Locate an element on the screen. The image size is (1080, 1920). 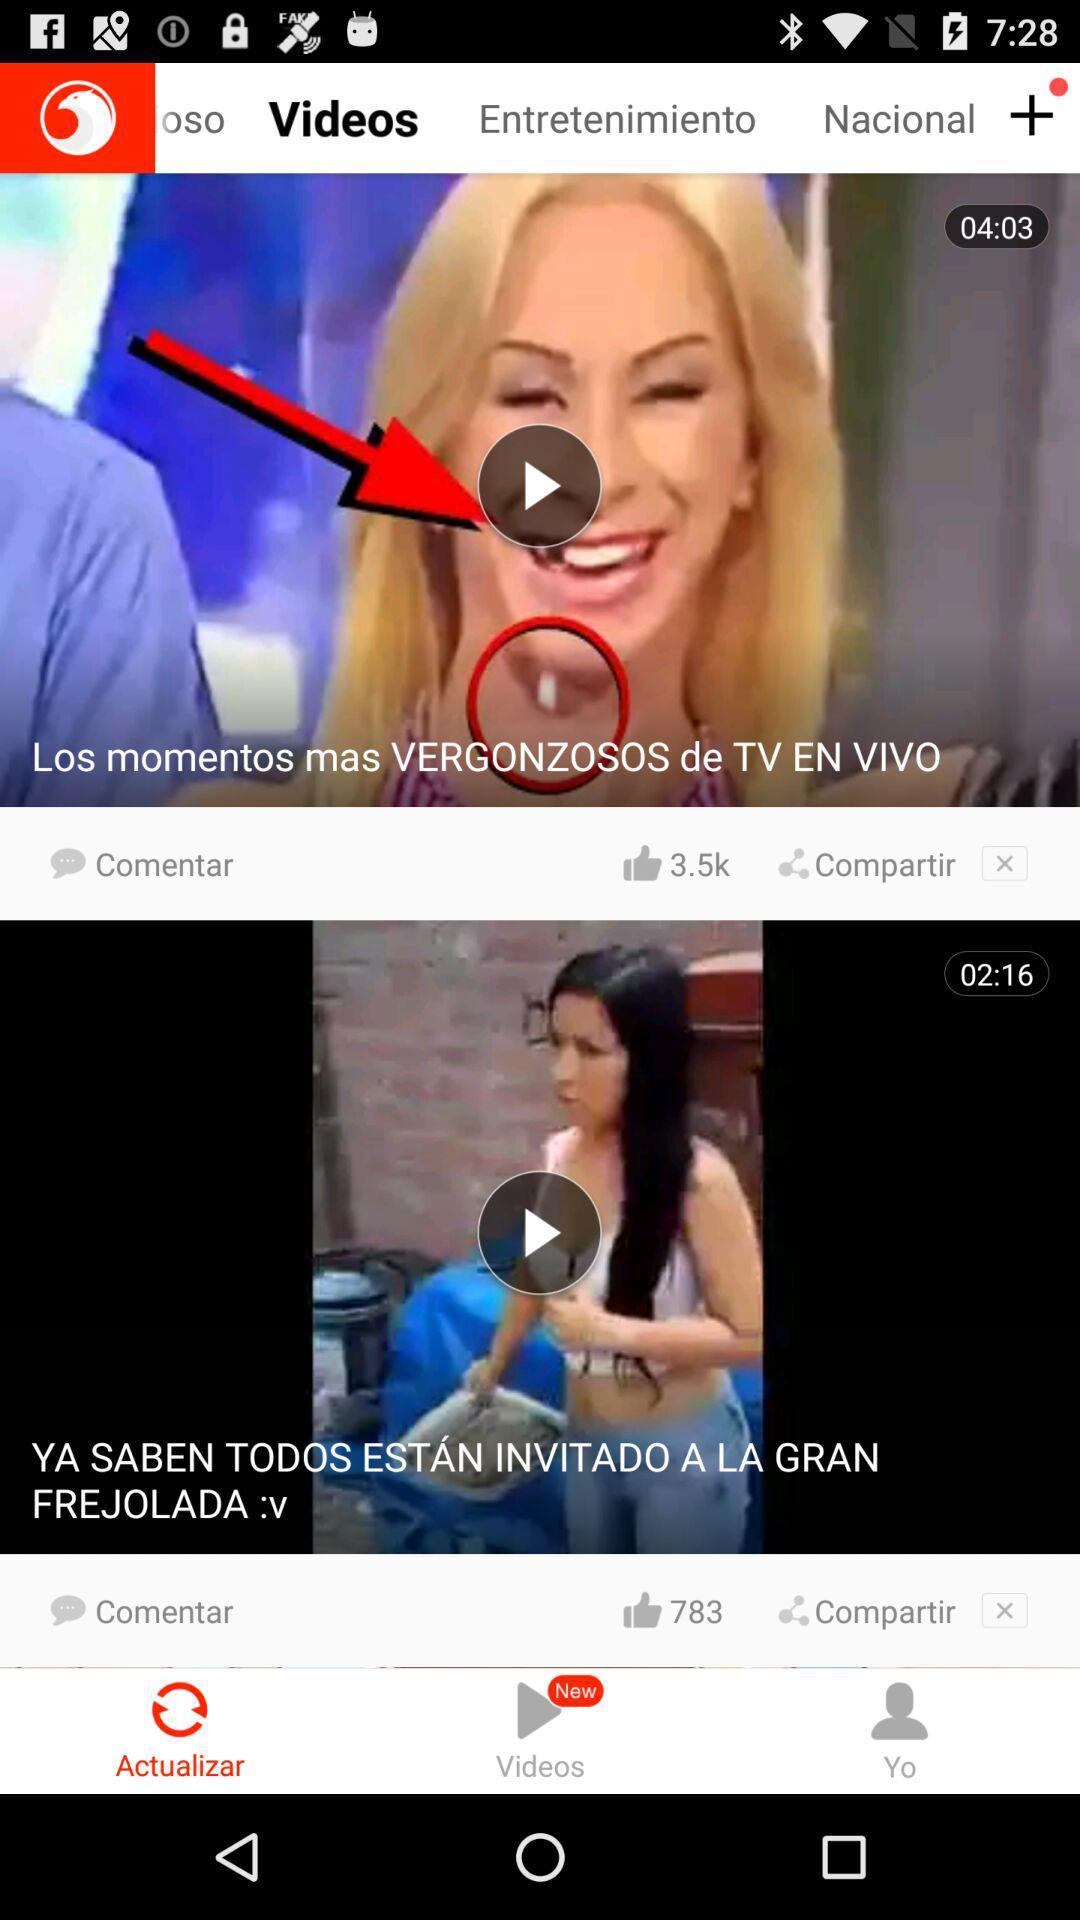
open menu is located at coordinates (1028, 115).